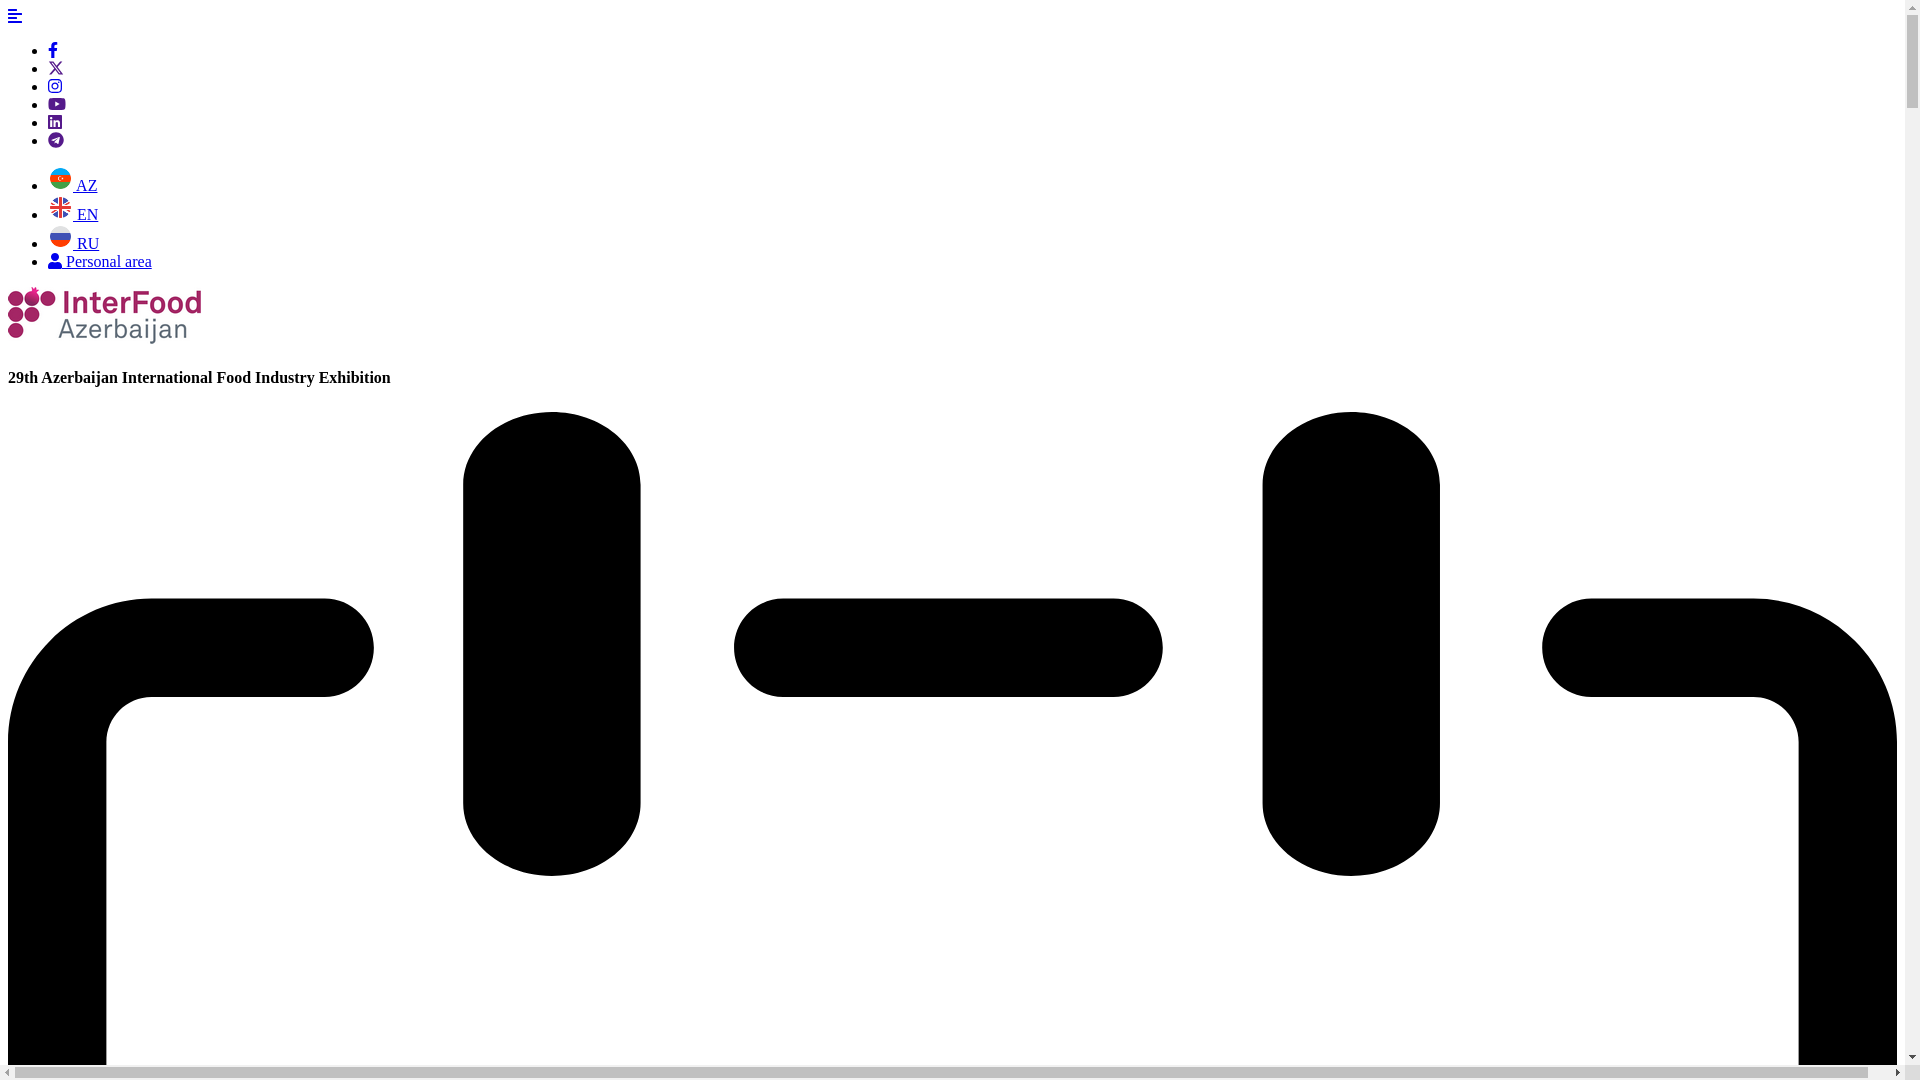 The image size is (1920, 1080). What do you see at coordinates (73, 242) in the screenshot?
I see `'RU'` at bounding box center [73, 242].